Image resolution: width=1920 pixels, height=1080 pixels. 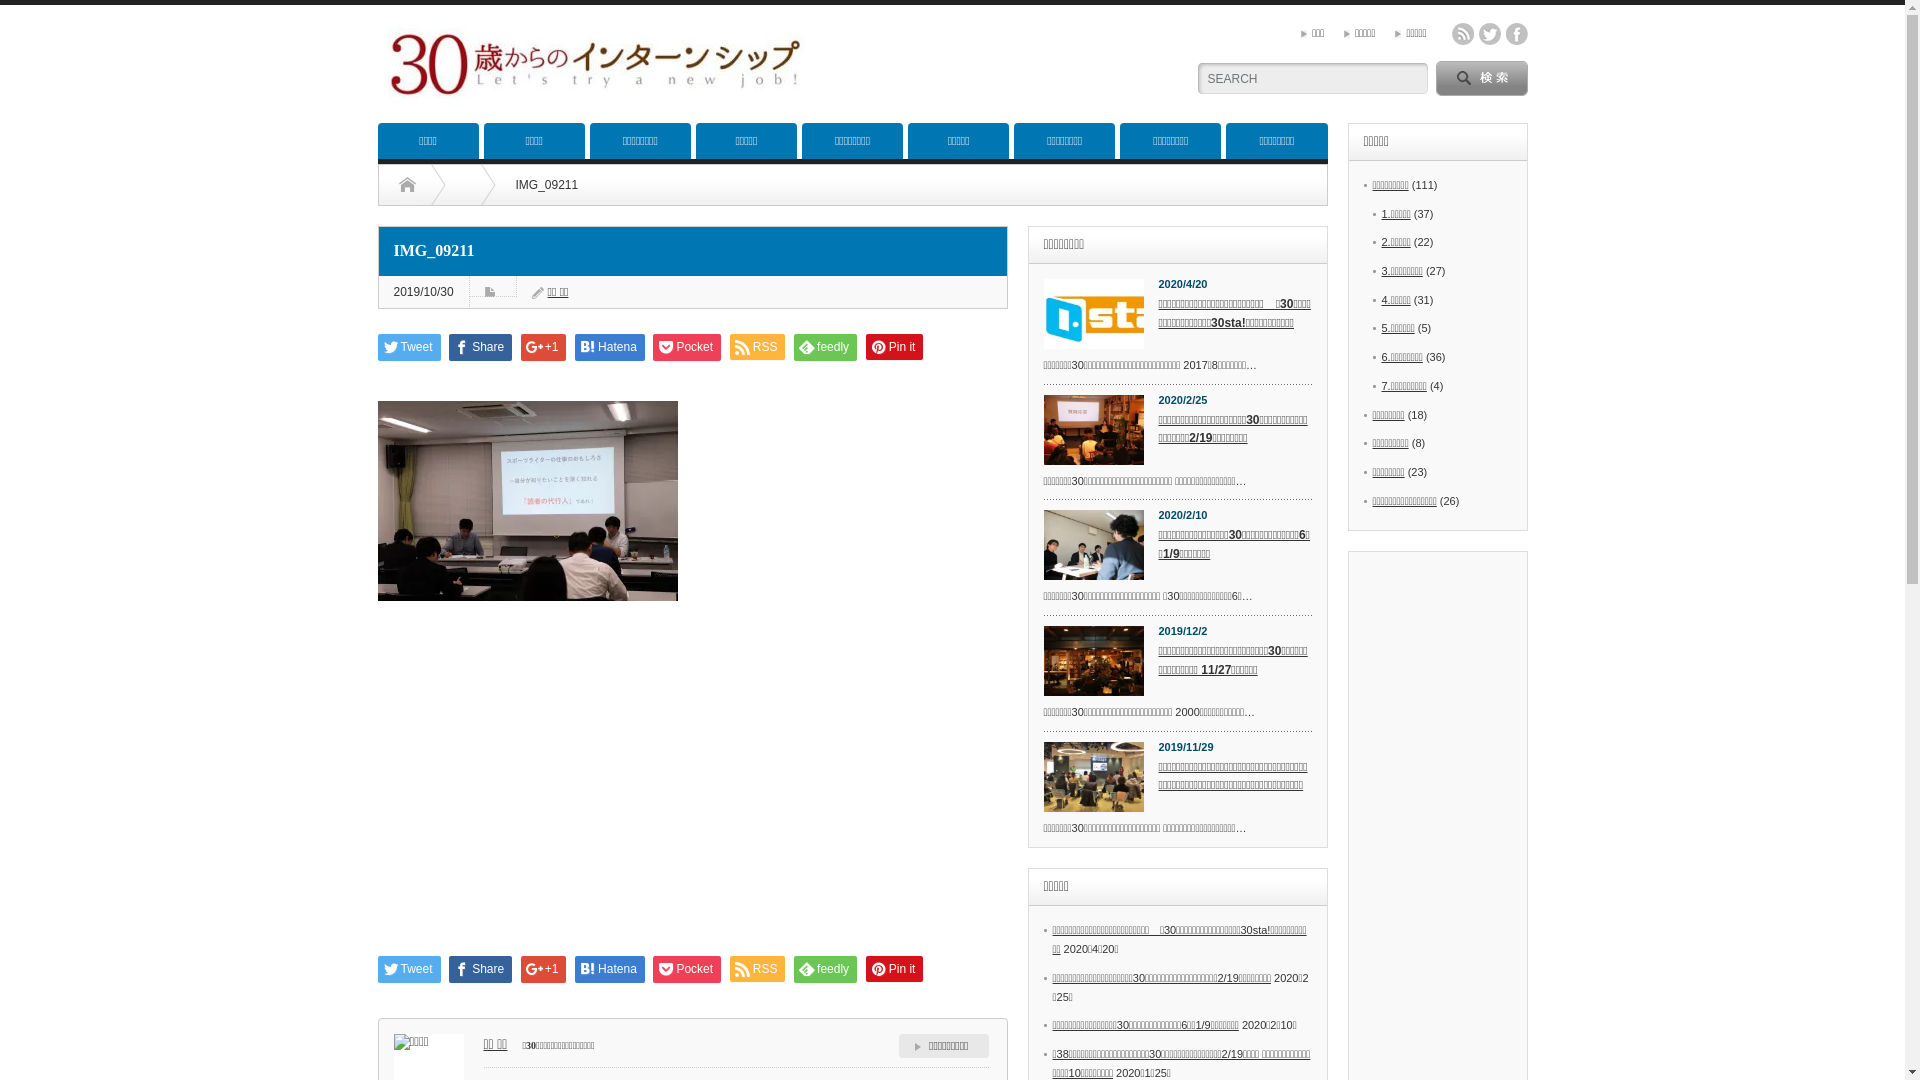 What do you see at coordinates (408, 346) in the screenshot?
I see `'Tweet'` at bounding box center [408, 346].